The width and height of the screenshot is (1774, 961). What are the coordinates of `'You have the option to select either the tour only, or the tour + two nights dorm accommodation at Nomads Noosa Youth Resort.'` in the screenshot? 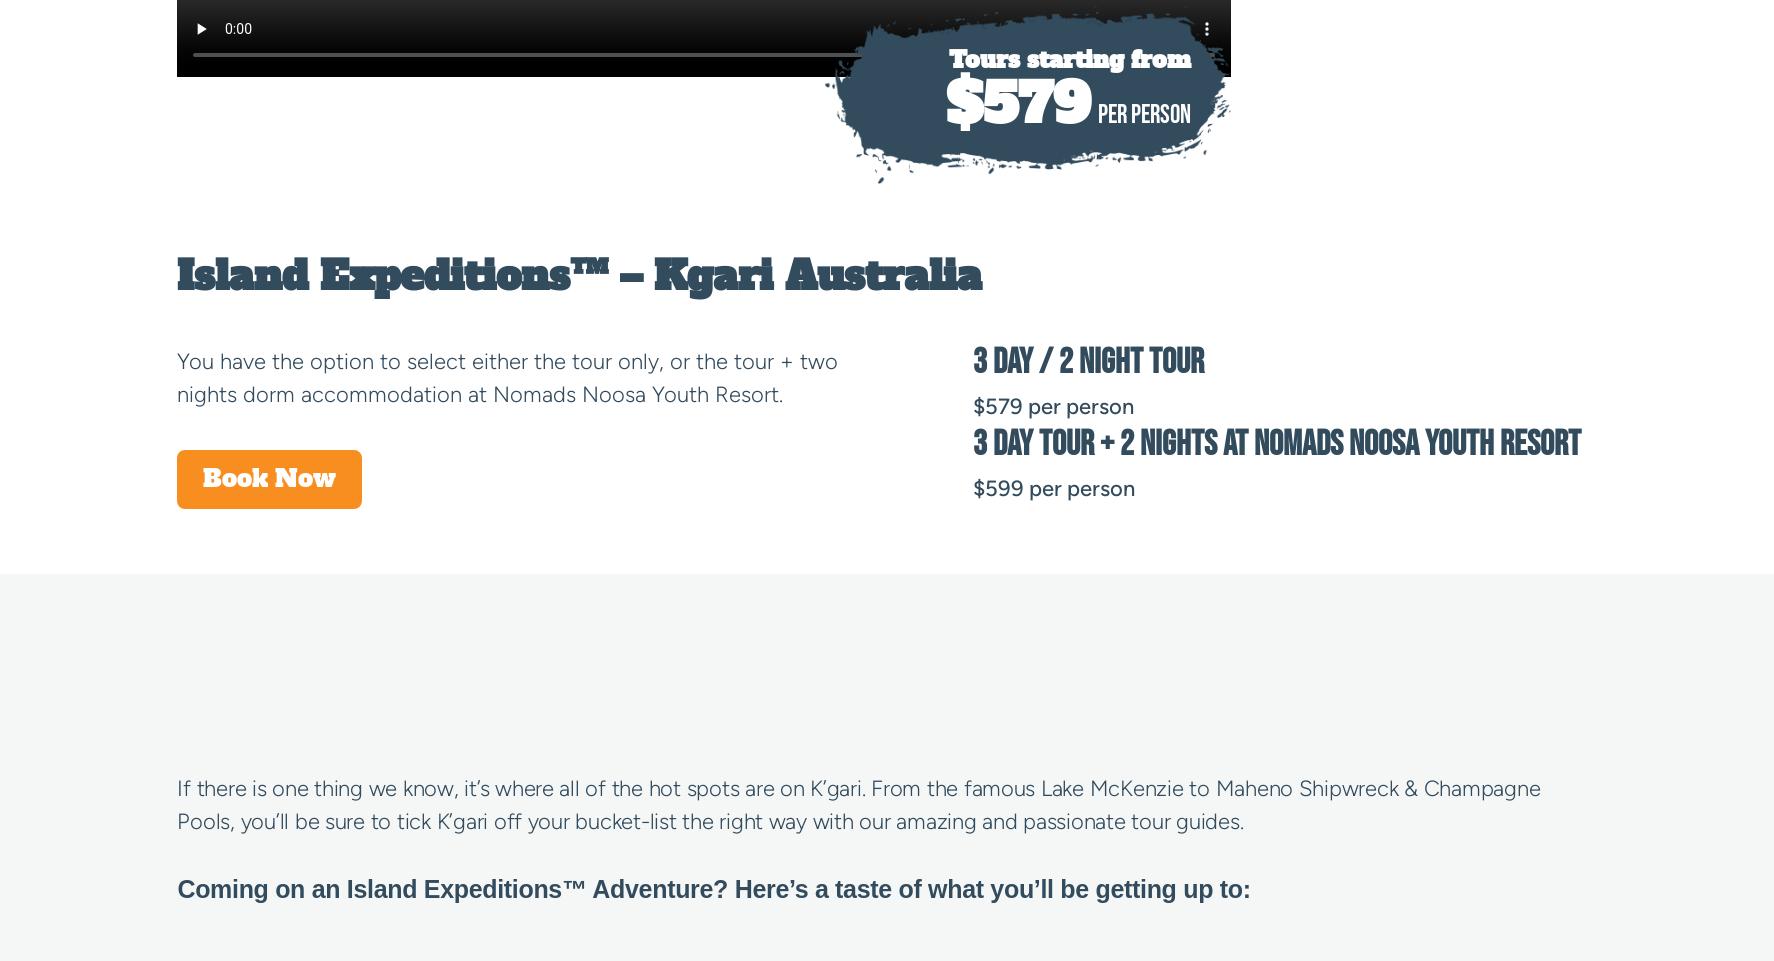 It's located at (507, 377).